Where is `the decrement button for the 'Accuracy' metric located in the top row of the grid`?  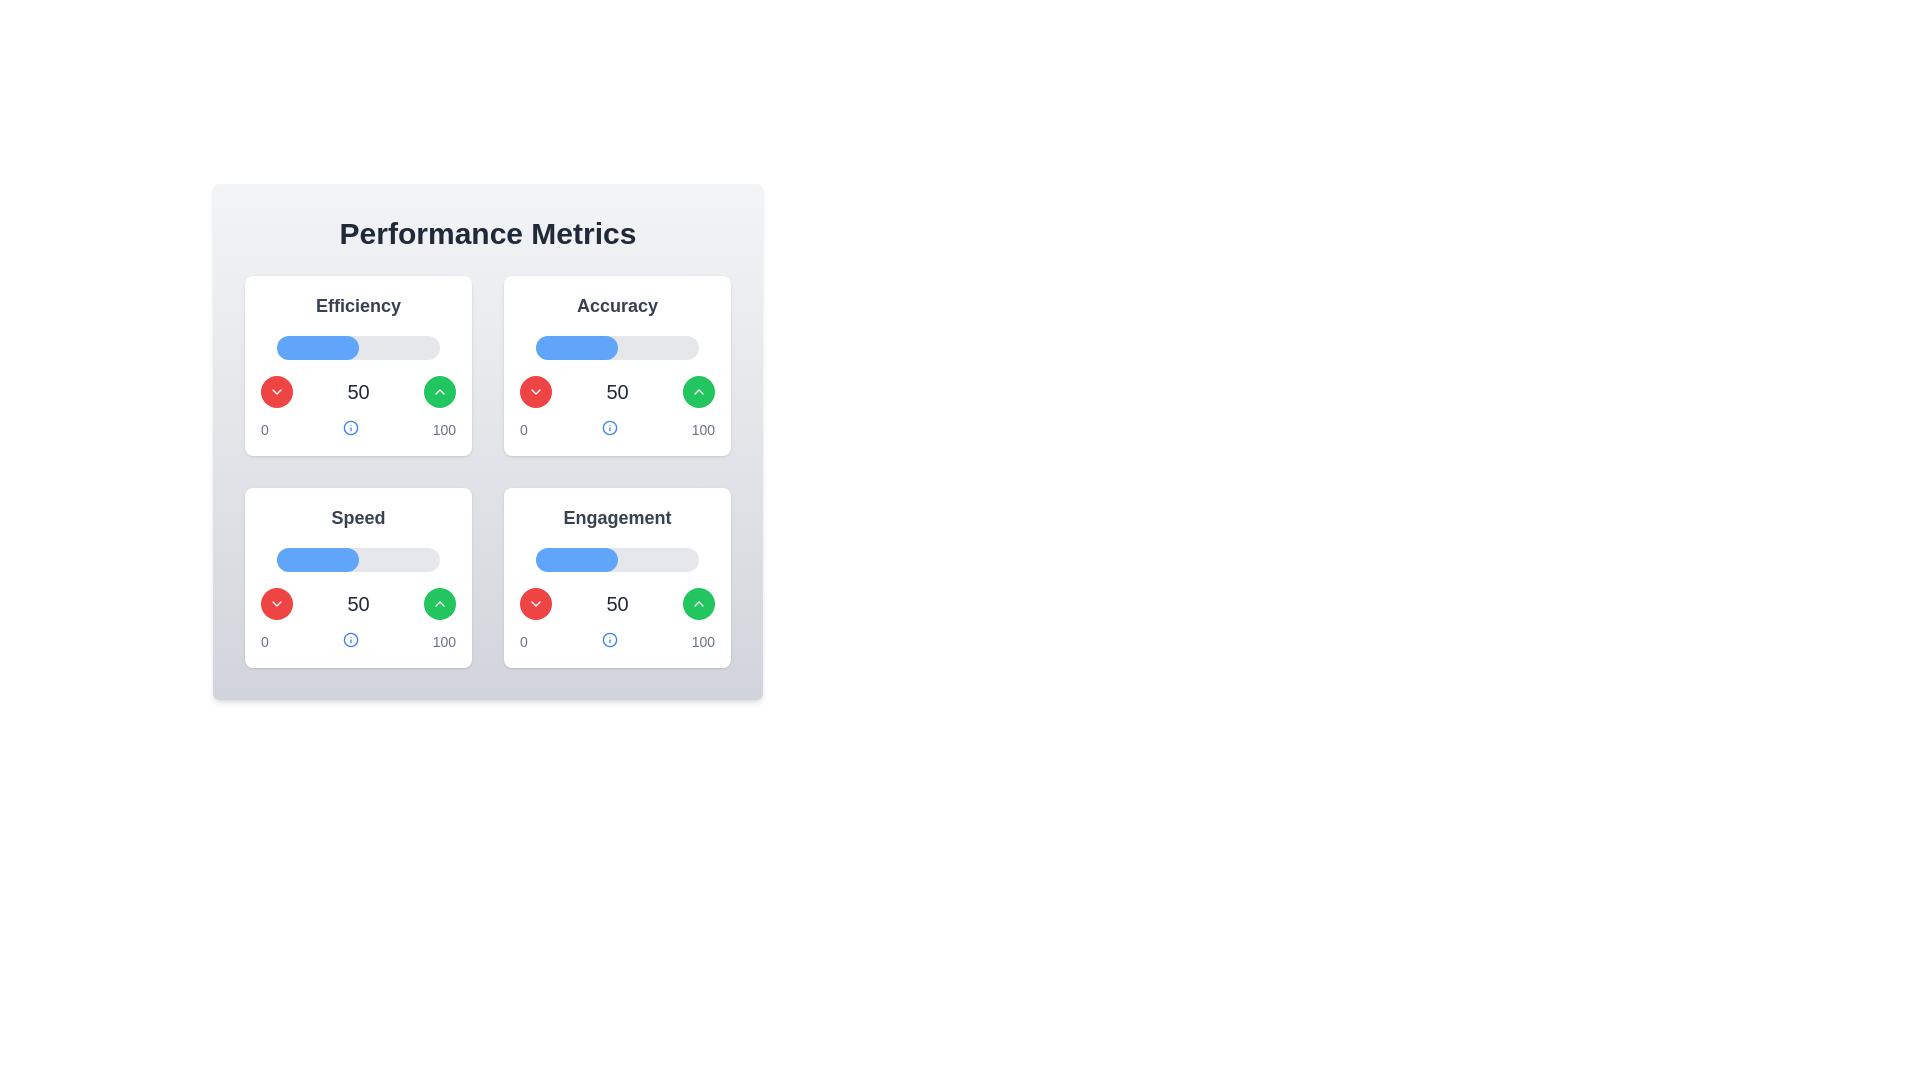
the decrement button for the 'Accuracy' metric located in the top row of the grid is located at coordinates (536, 392).